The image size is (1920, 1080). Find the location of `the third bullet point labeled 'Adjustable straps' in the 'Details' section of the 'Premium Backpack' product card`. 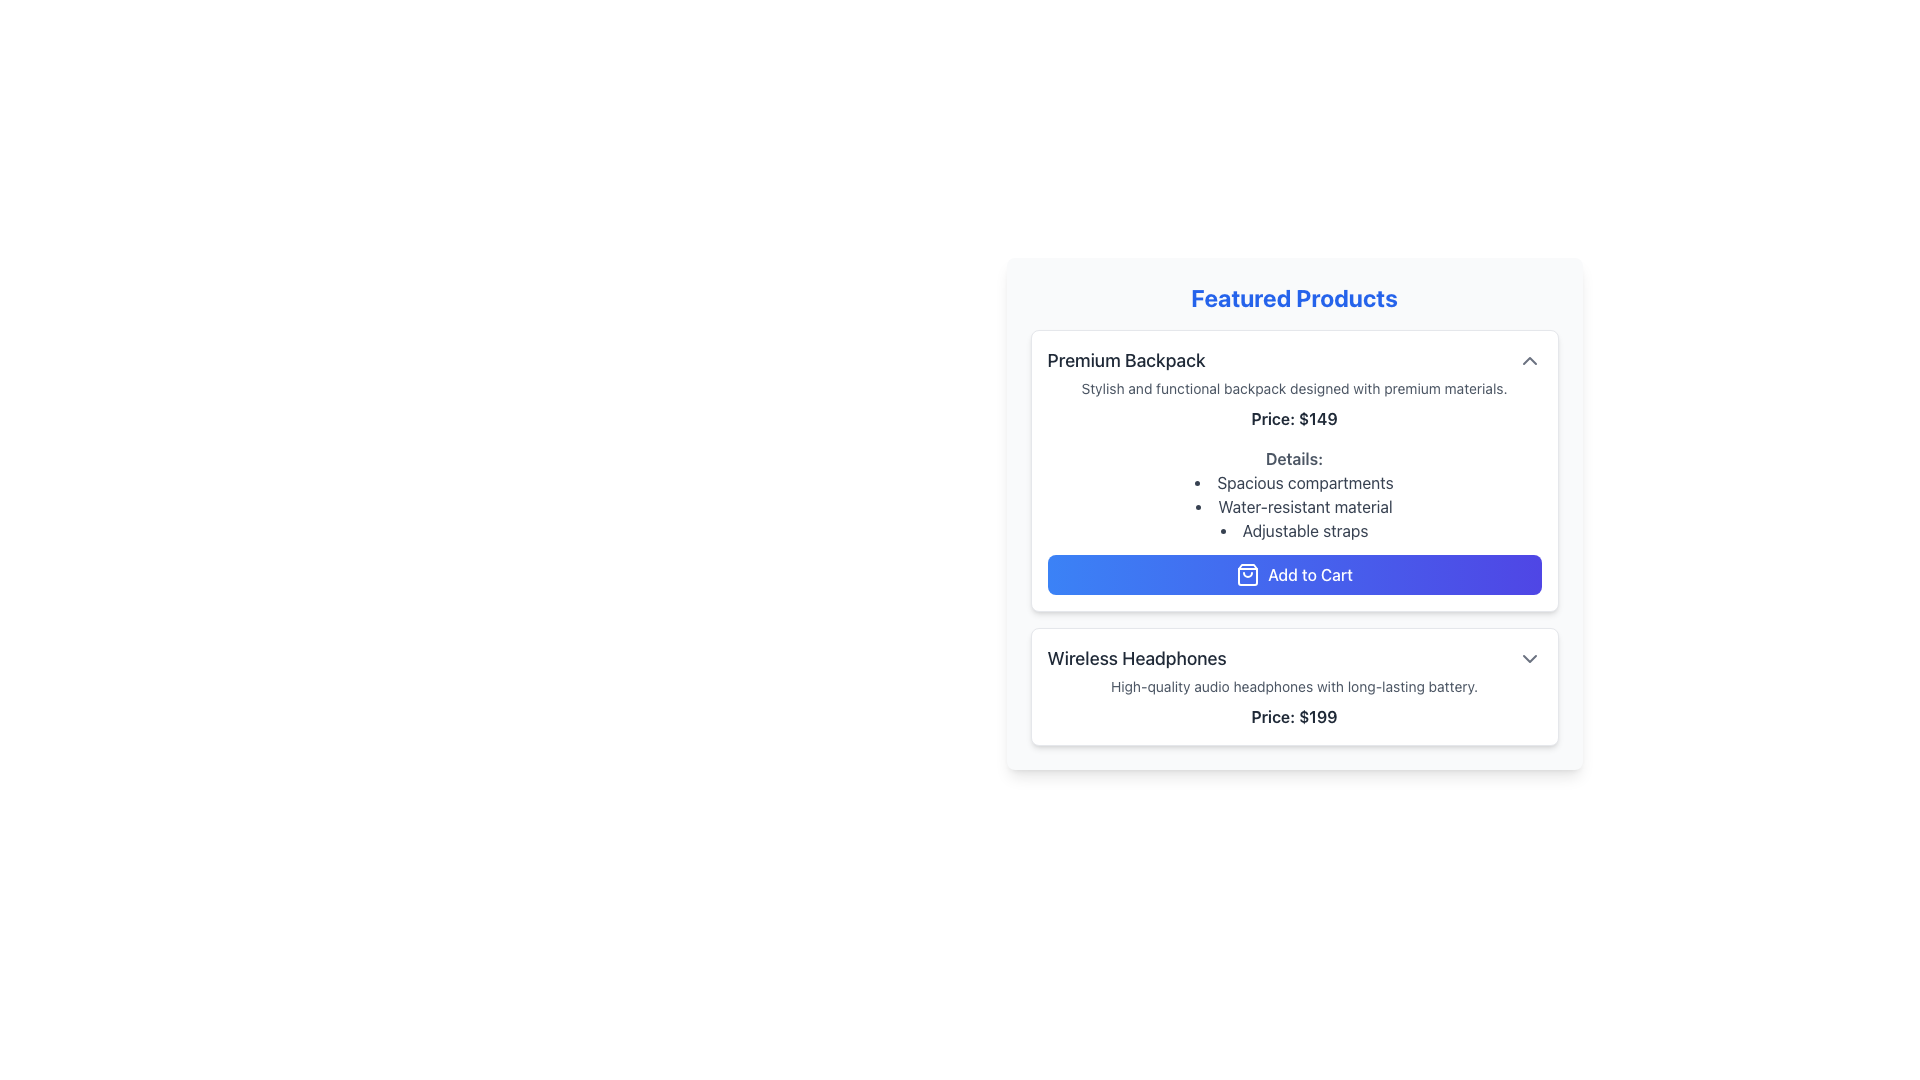

the third bullet point labeled 'Adjustable straps' in the 'Details' section of the 'Premium Backpack' product card is located at coordinates (1294, 530).